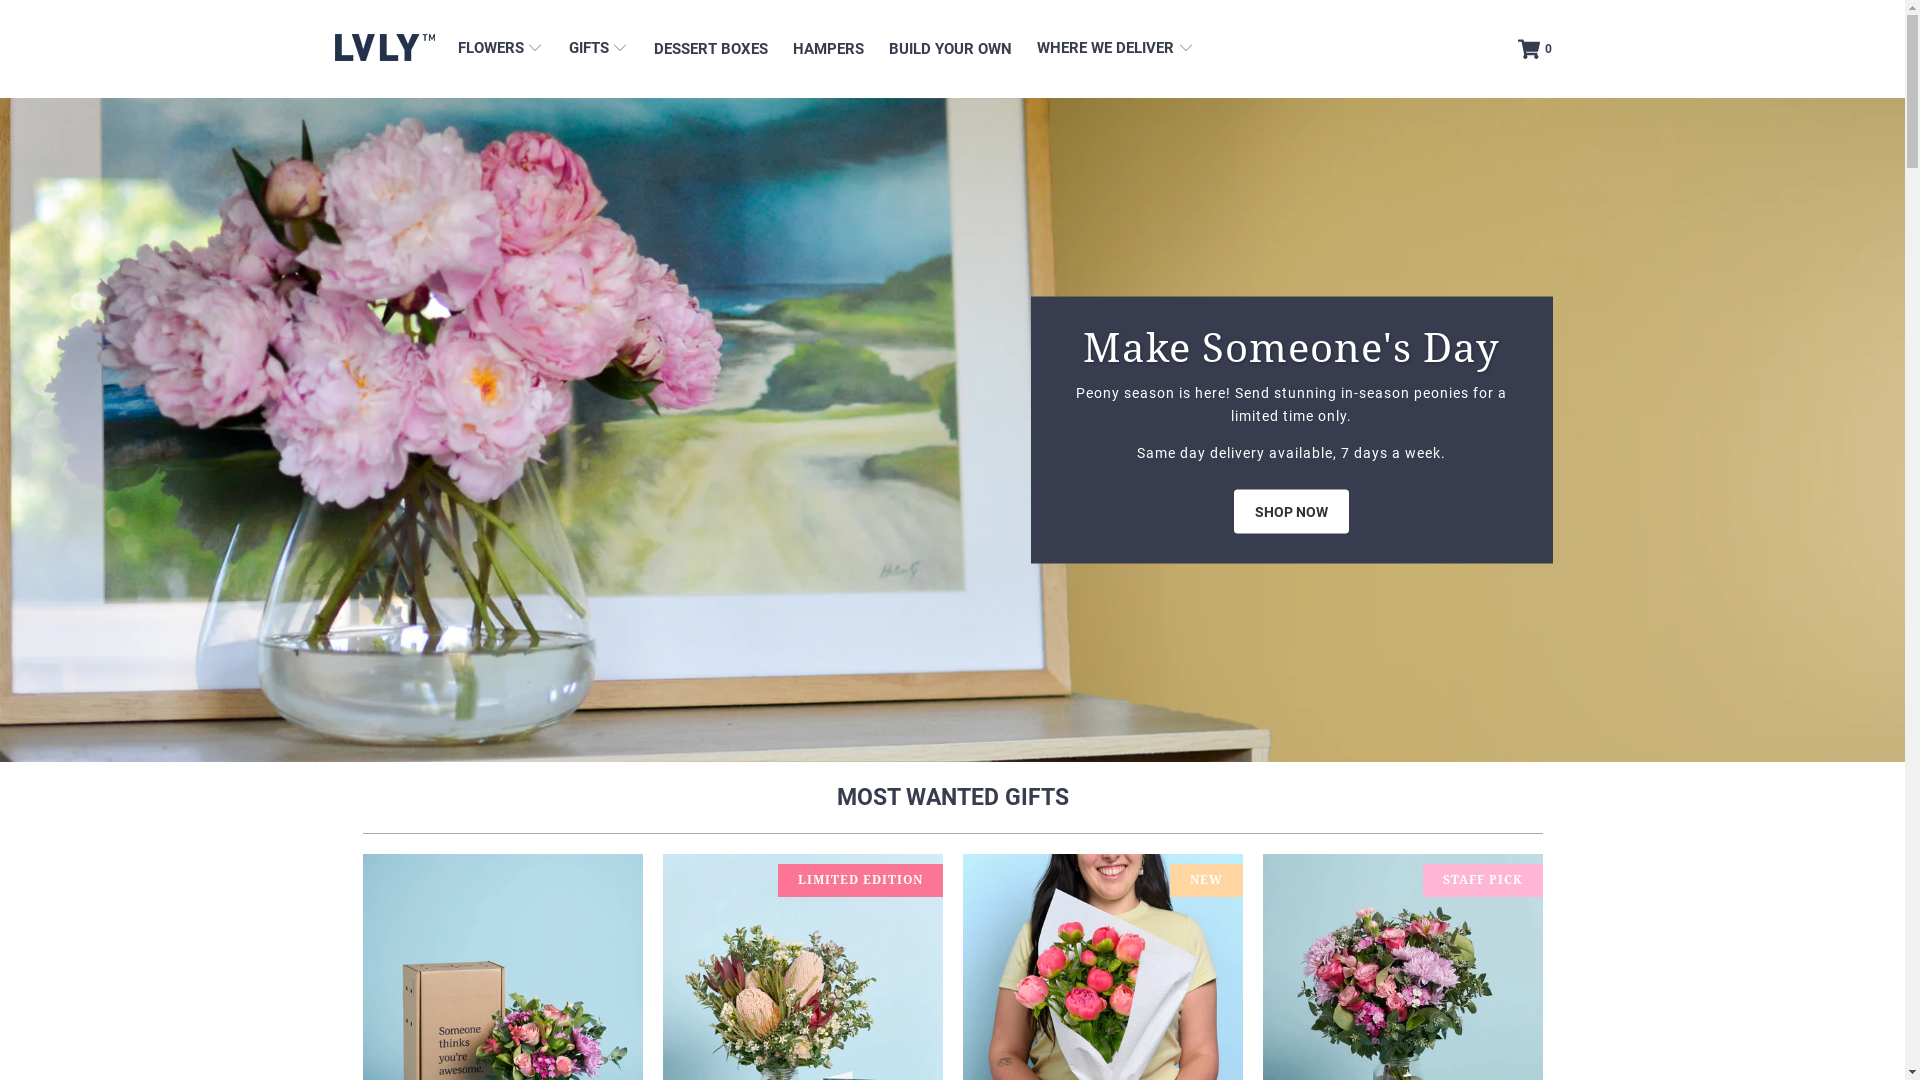  I want to click on 'BUILD YOUR OWN', so click(949, 48).